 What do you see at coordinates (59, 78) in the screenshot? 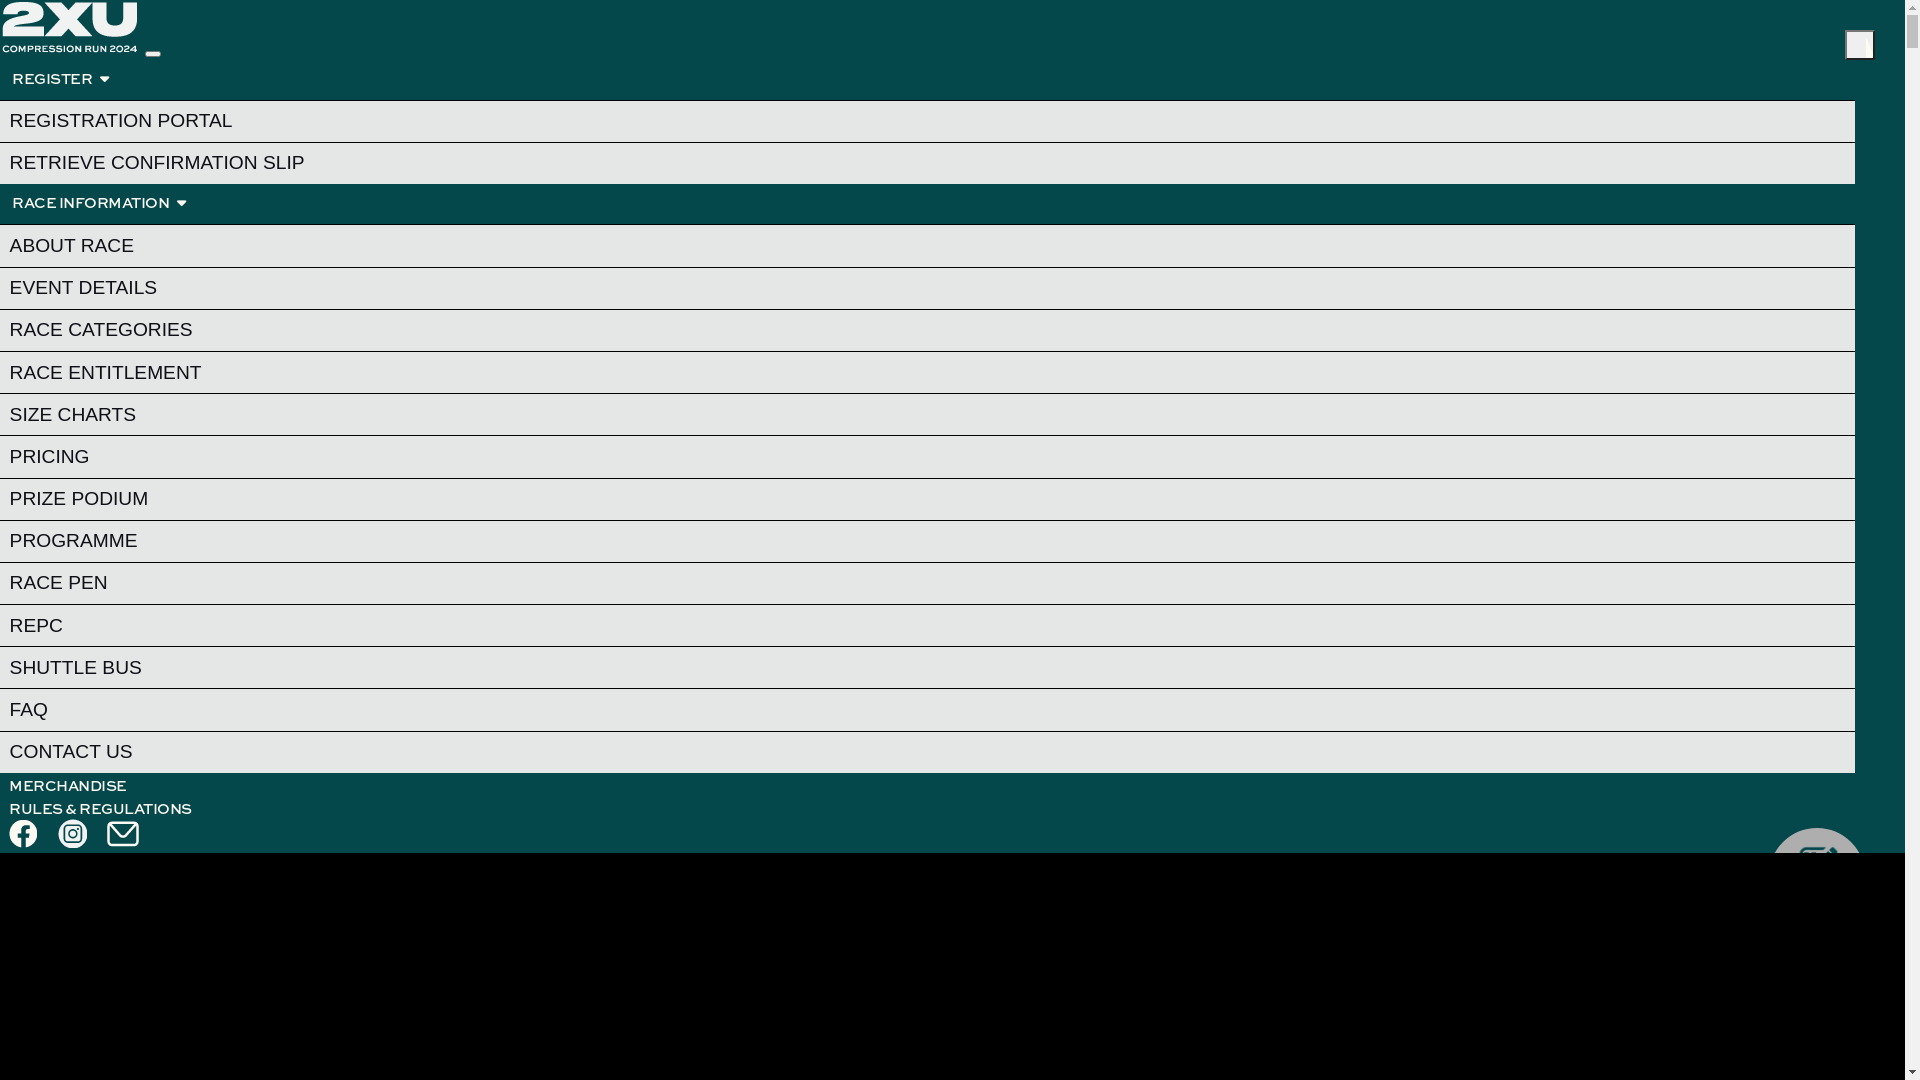
I see `'REGISTER  '` at bounding box center [59, 78].